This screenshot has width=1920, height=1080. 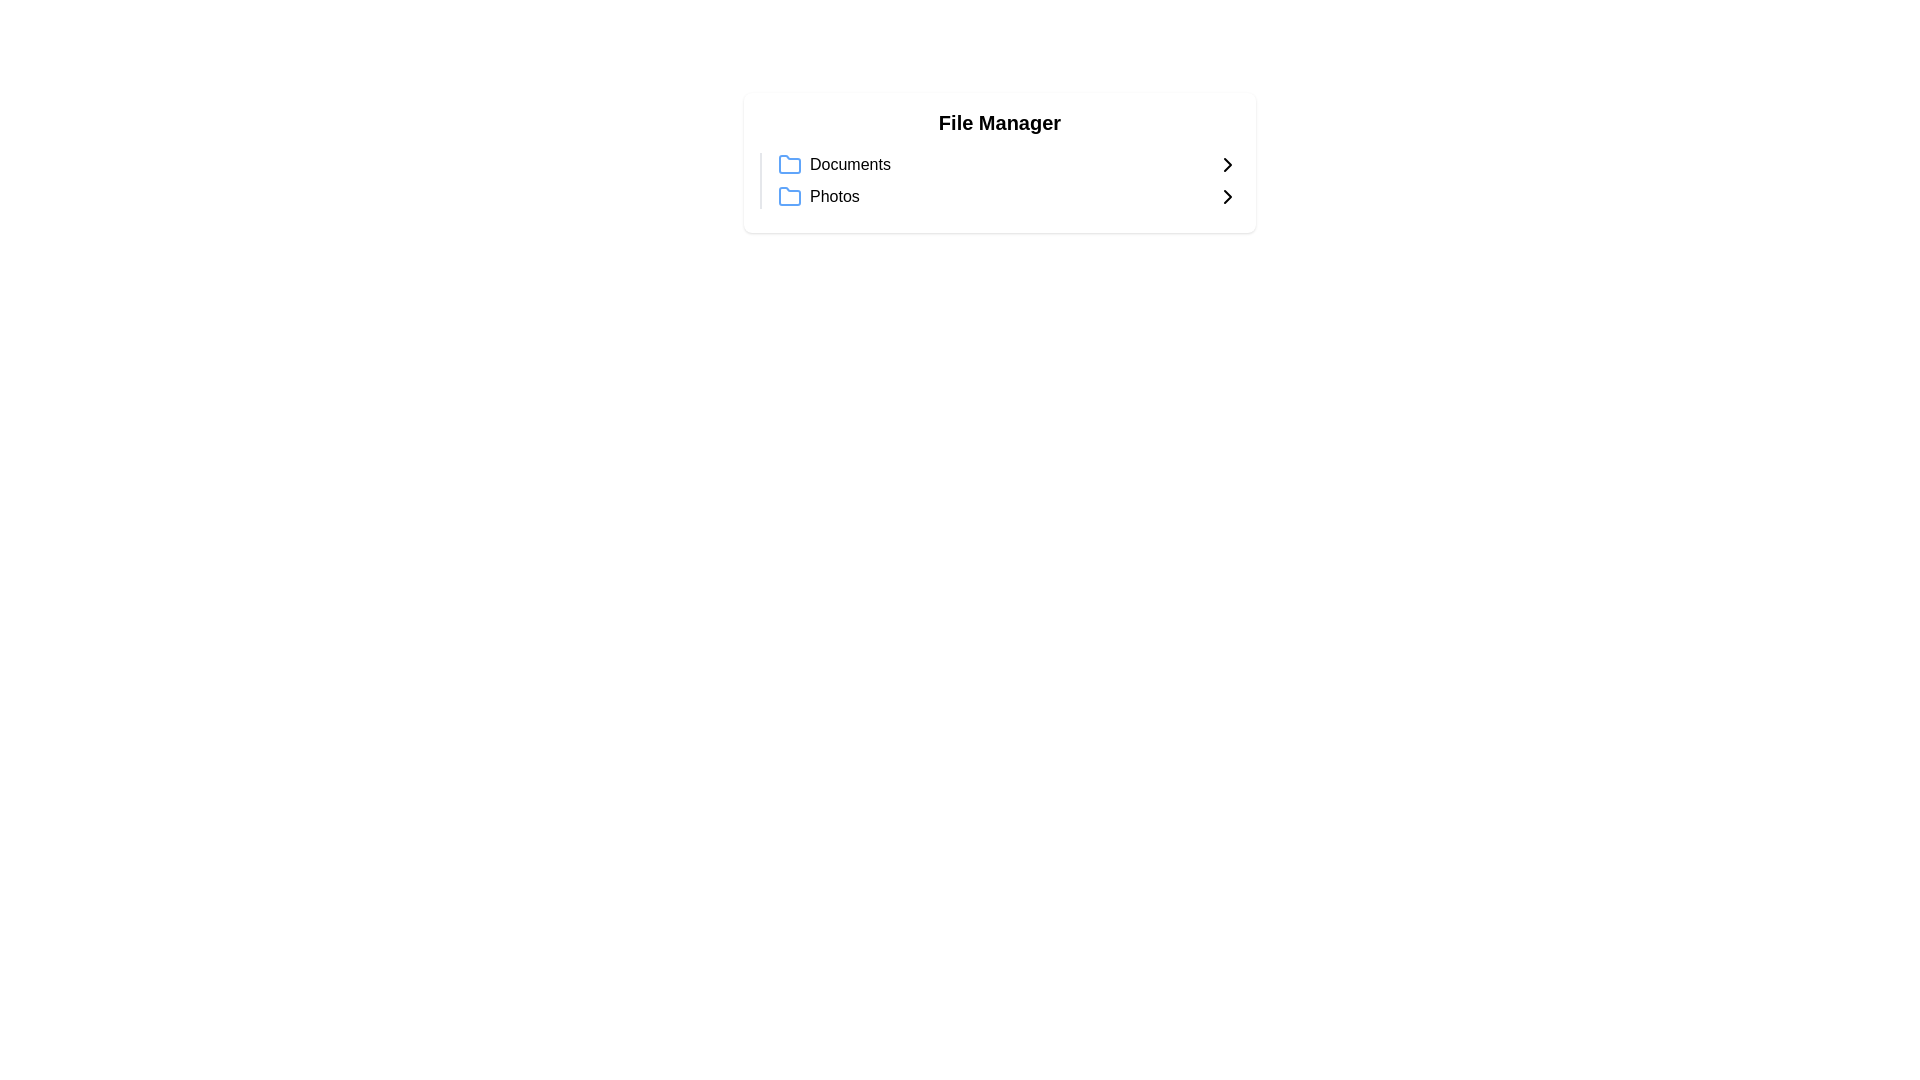 I want to click on the 'Photos' text label located directly below the 'Documents' entry in the File Manager interface, so click(x=834, y=196).